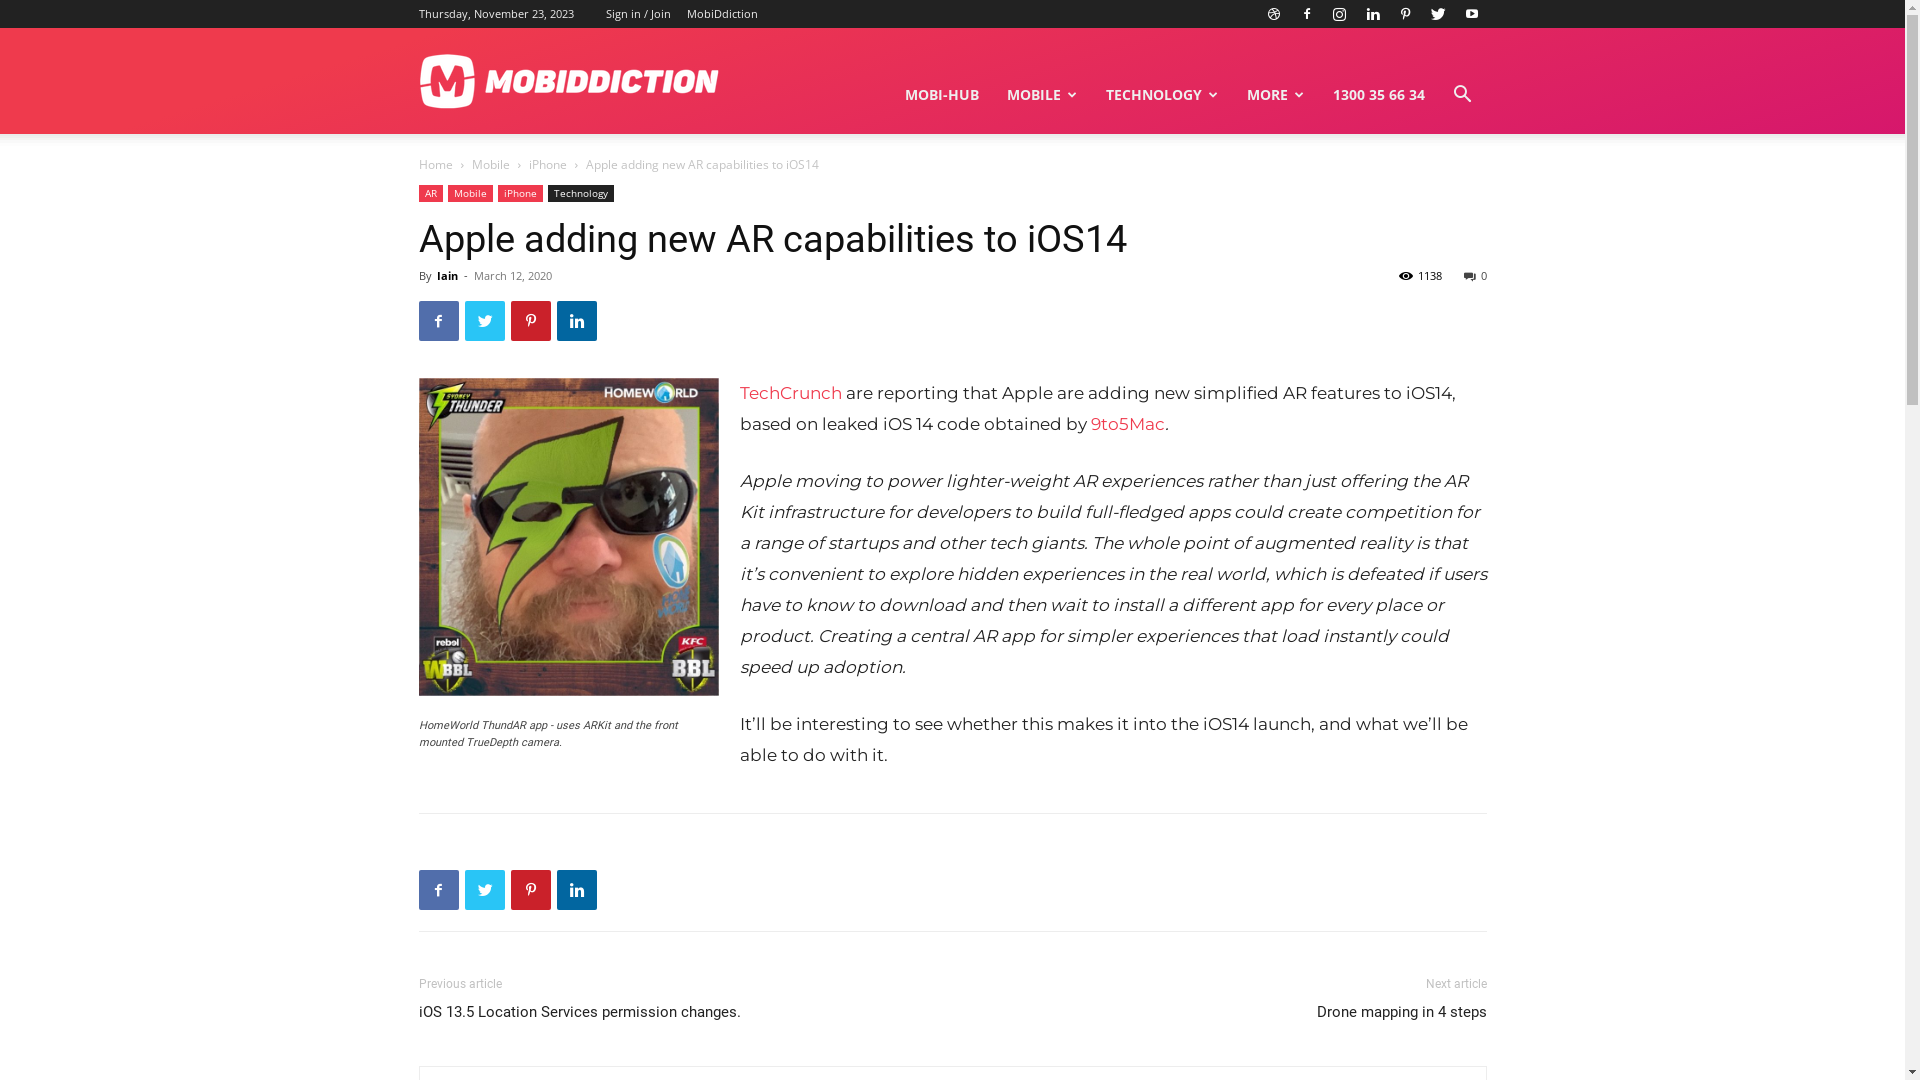 This screenshot has height=1080, width=1920. What do you see at coordinates (1430, 189) in the screenshot?
I see `'Search'` at bounding box center [1430, 189].